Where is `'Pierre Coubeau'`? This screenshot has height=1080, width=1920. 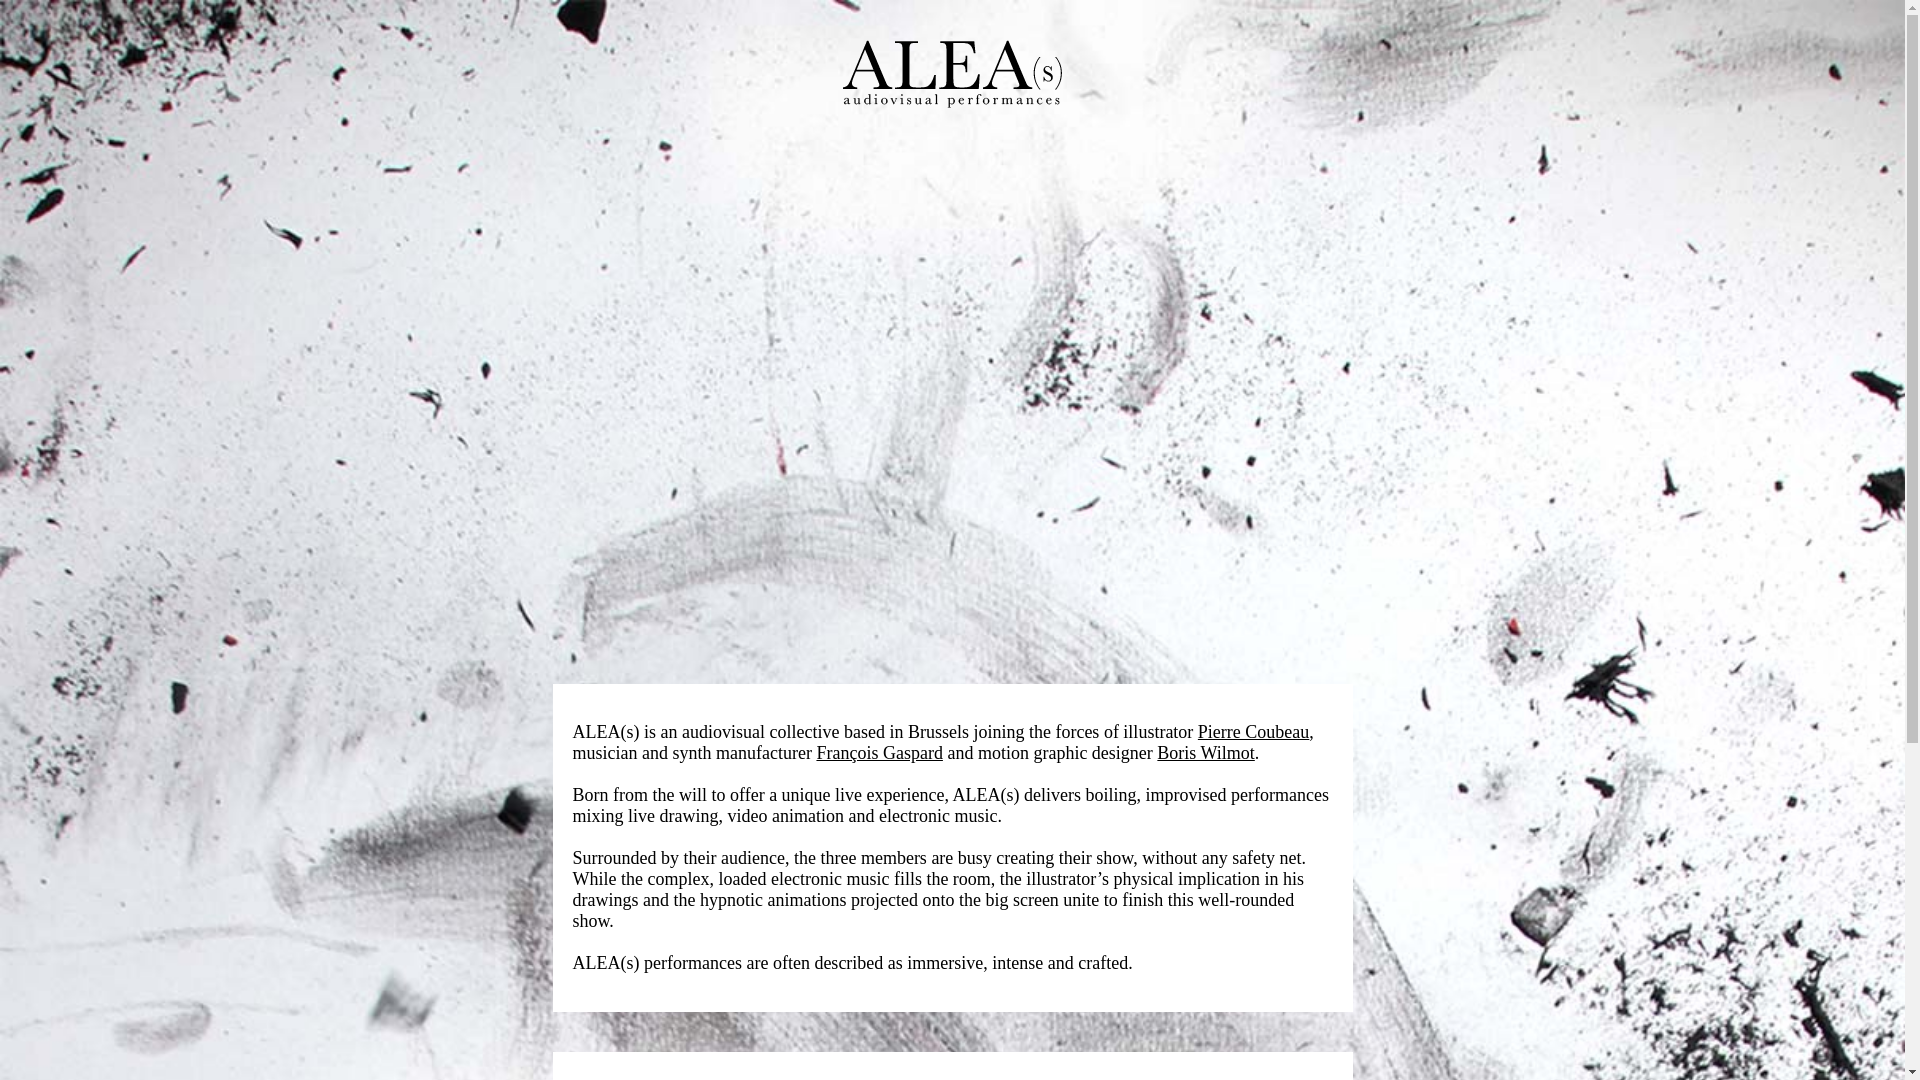
'Pierre Coubeau' is located at coordinates (1252, 732).